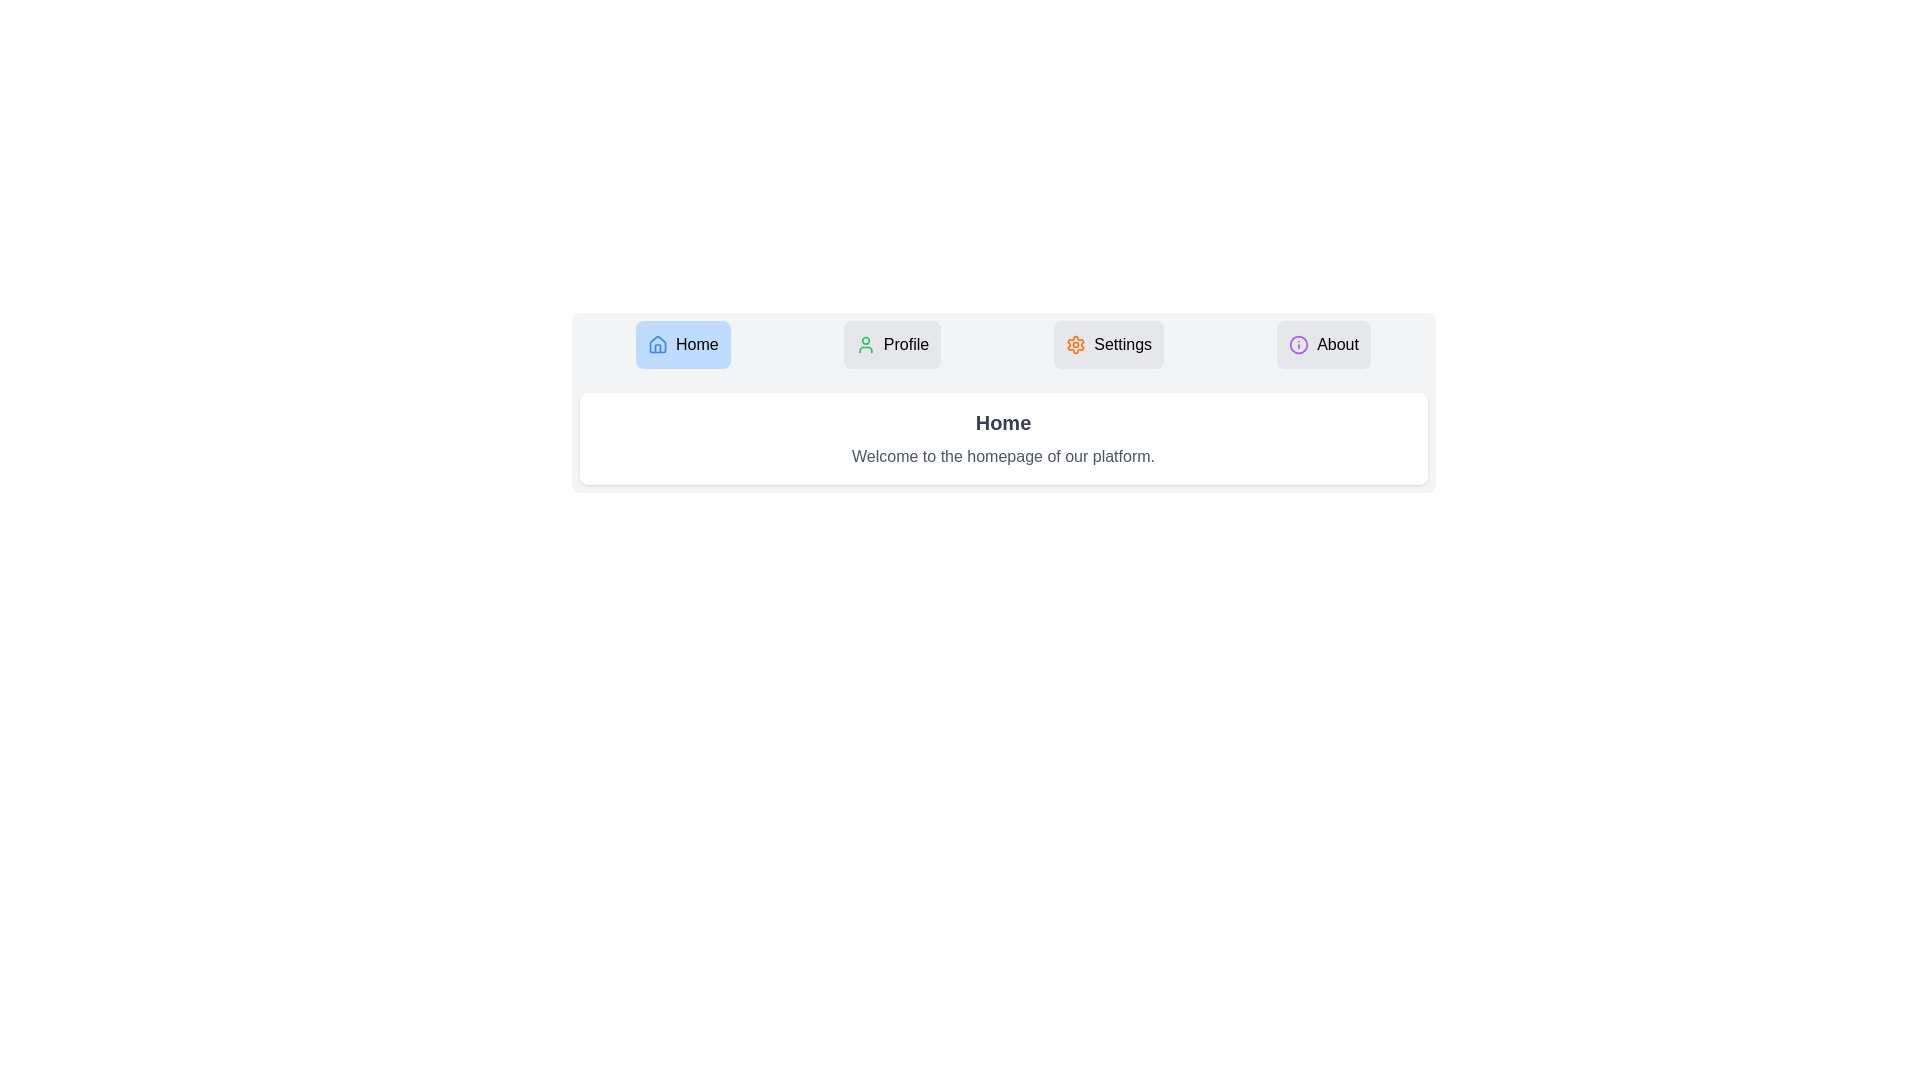 The height and width of the screenshot is (1080, 1920). Describe the element at coordinates (1324, 343) in the screenshot. I see `the About tab by clicking on its button` at that location.